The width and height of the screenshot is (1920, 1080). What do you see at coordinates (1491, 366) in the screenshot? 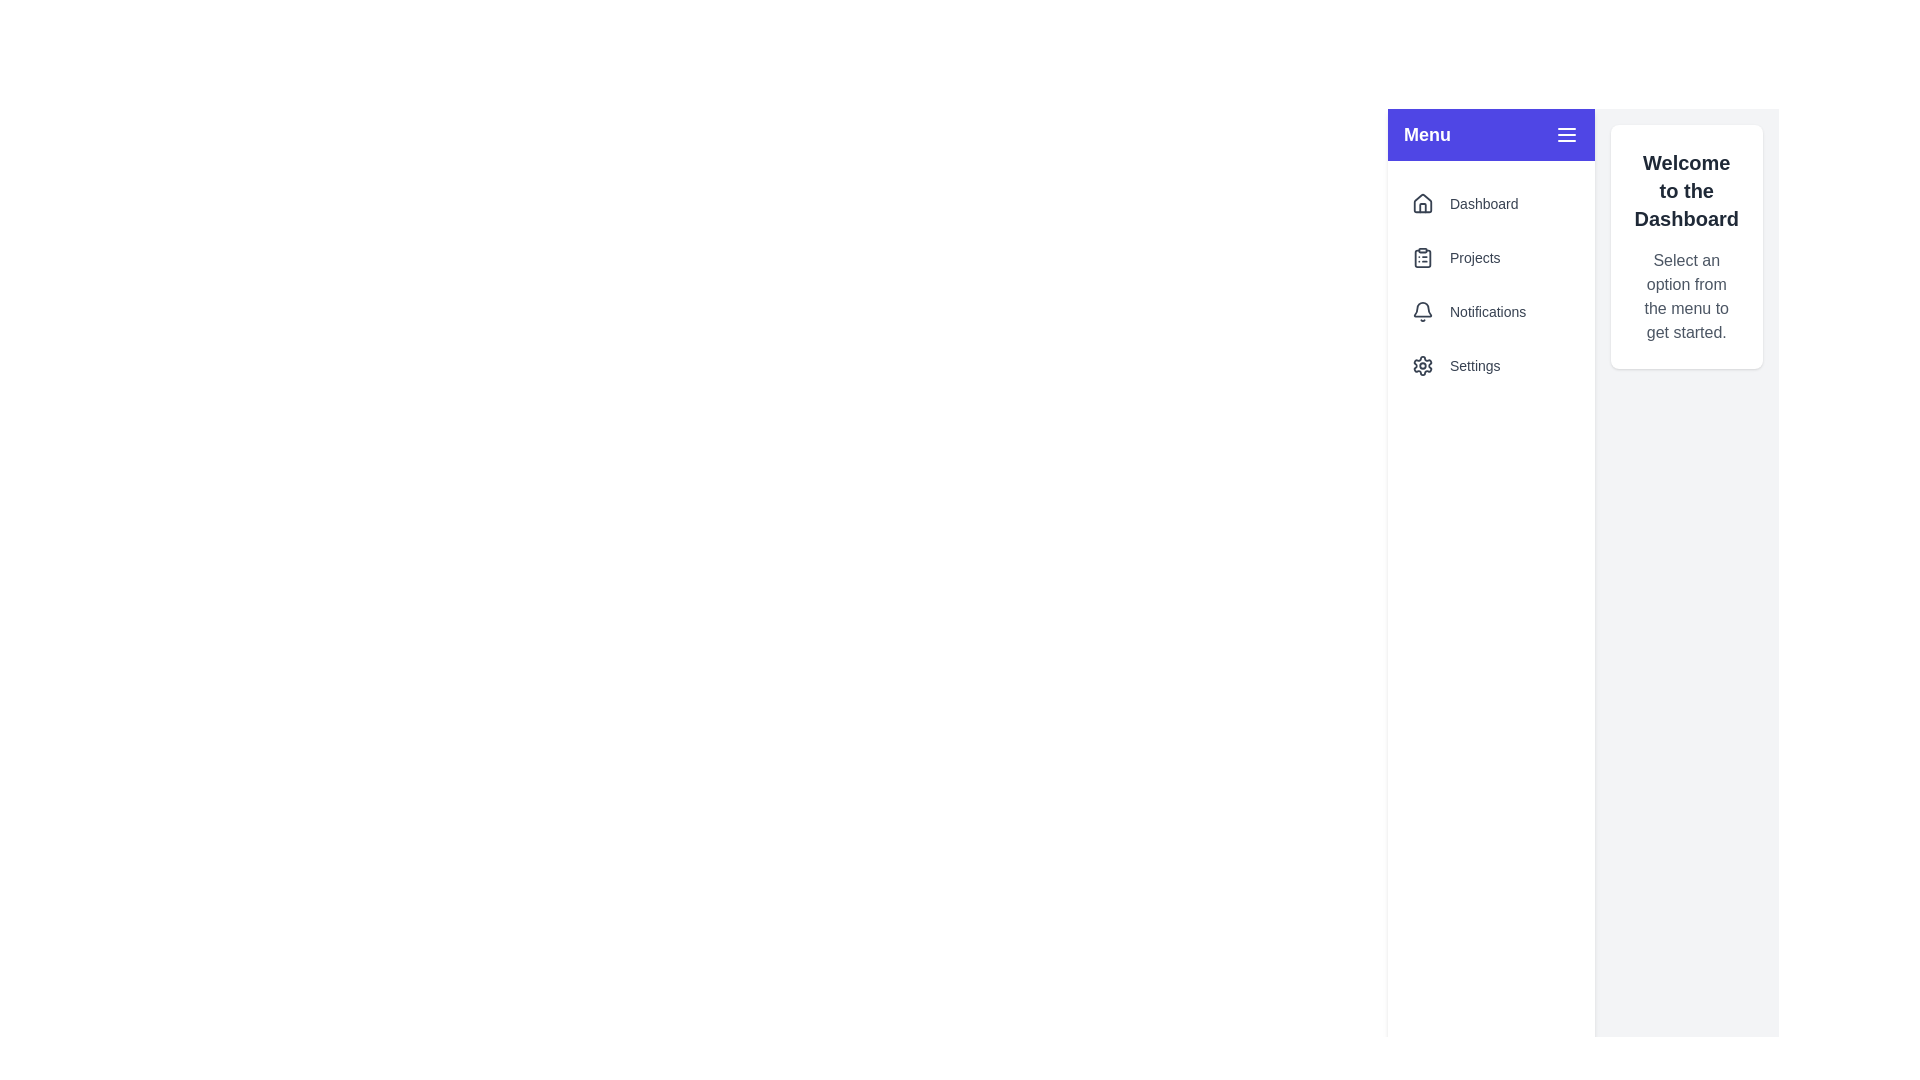
I see `the menu item labeled Settings` at bounding box center [1491, 366].